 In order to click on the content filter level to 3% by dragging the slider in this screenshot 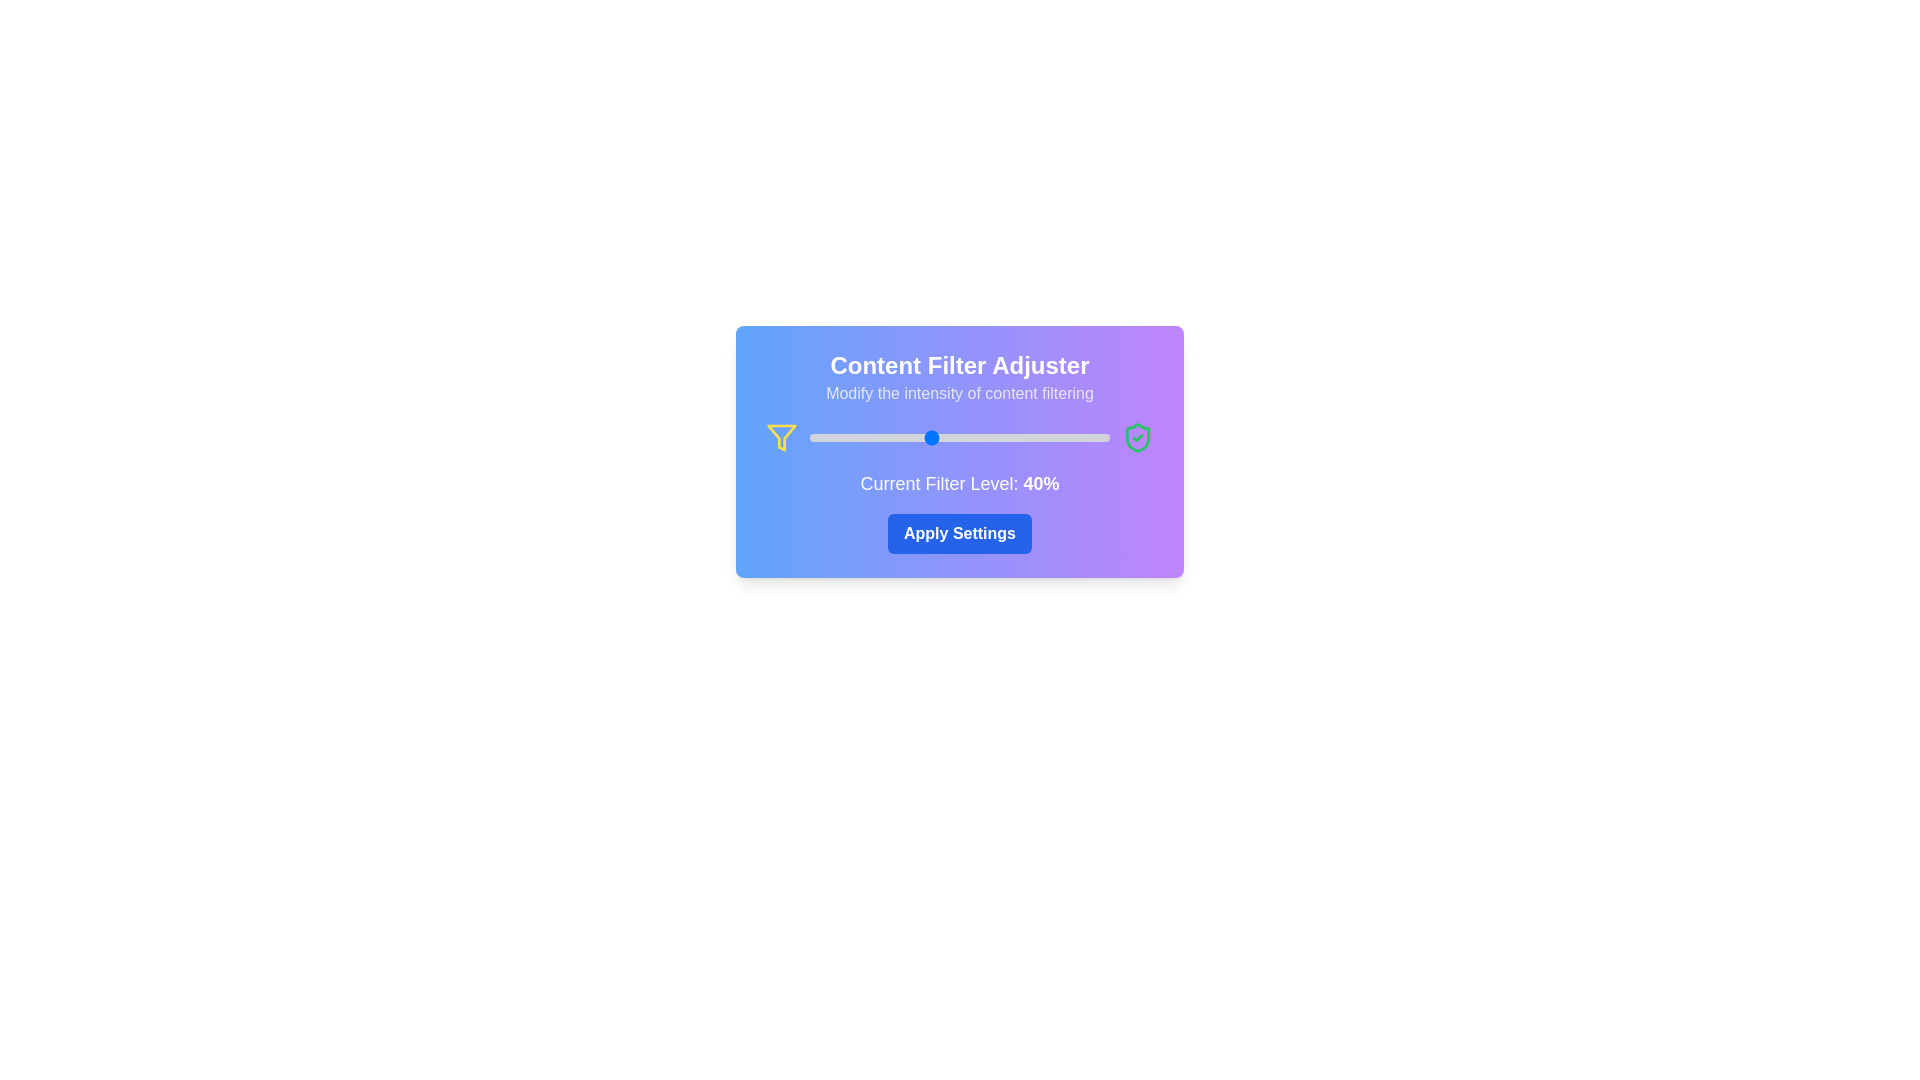, I will do `click(819, 437)`.